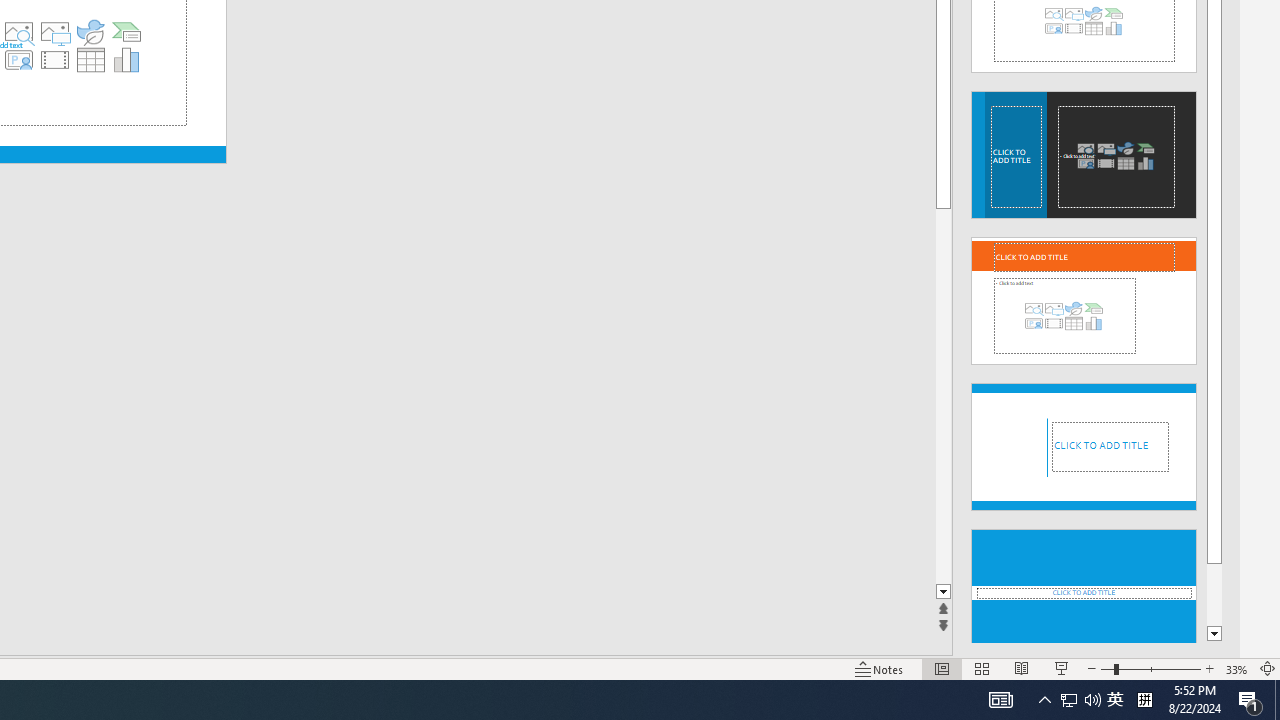  I want to click on 'Insert Video', so click(54, 59).